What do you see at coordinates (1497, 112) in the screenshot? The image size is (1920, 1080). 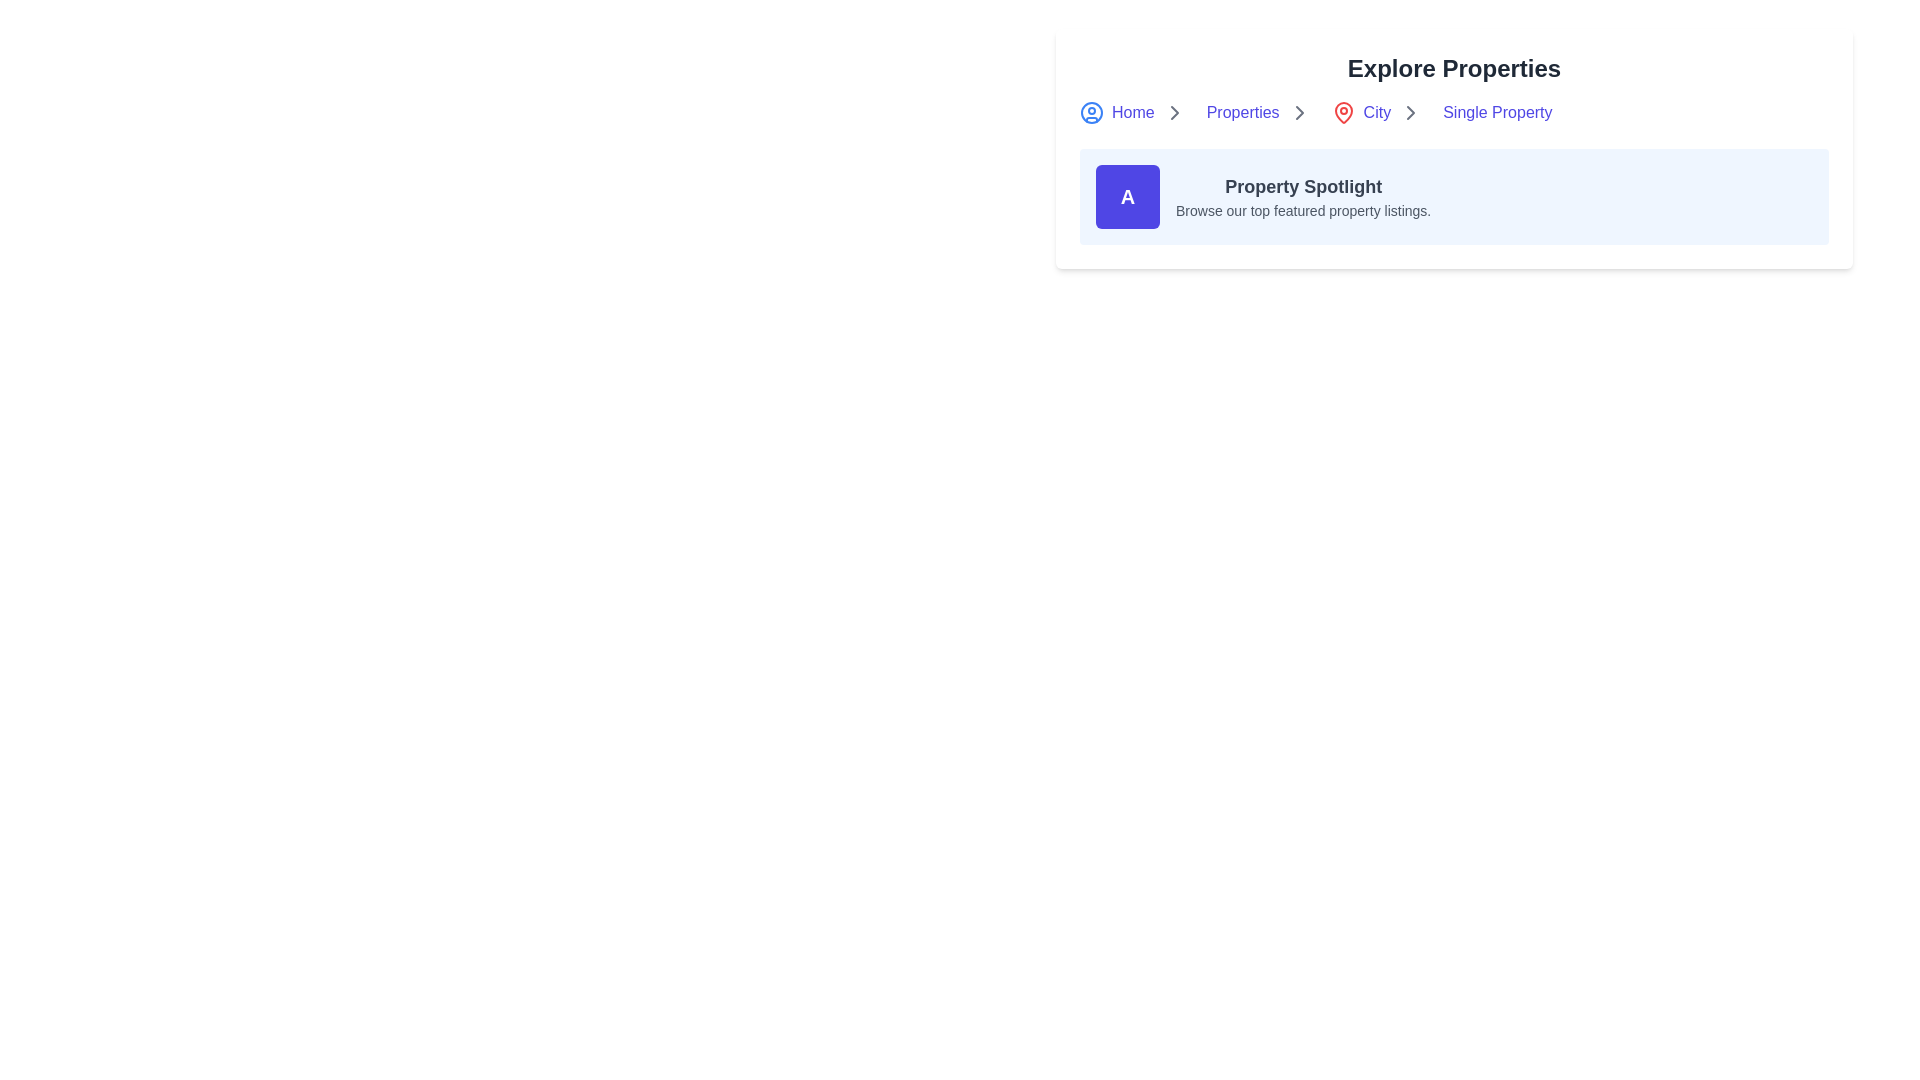 I see `the 'Single Property' breadcrumb item label` at bounding box center [1497, 112].